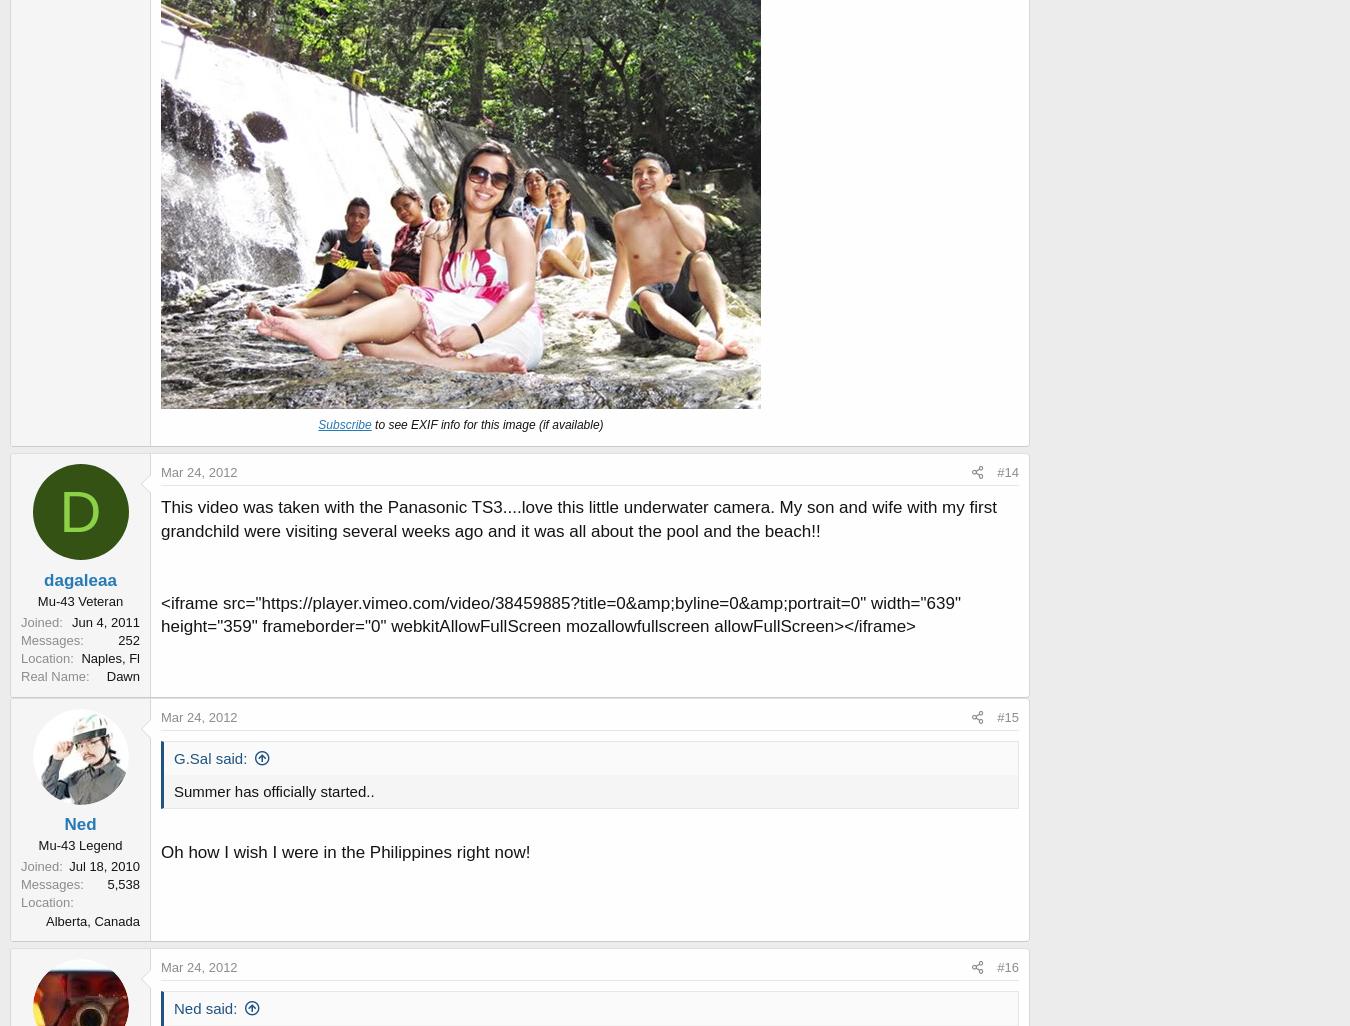 The height and width of the screenshot is (1026, 1350). What do you see at coordinates (104, 621) in the screenshot?
I see `'Jun 4, 2011'` at bounding box center [104, 621].